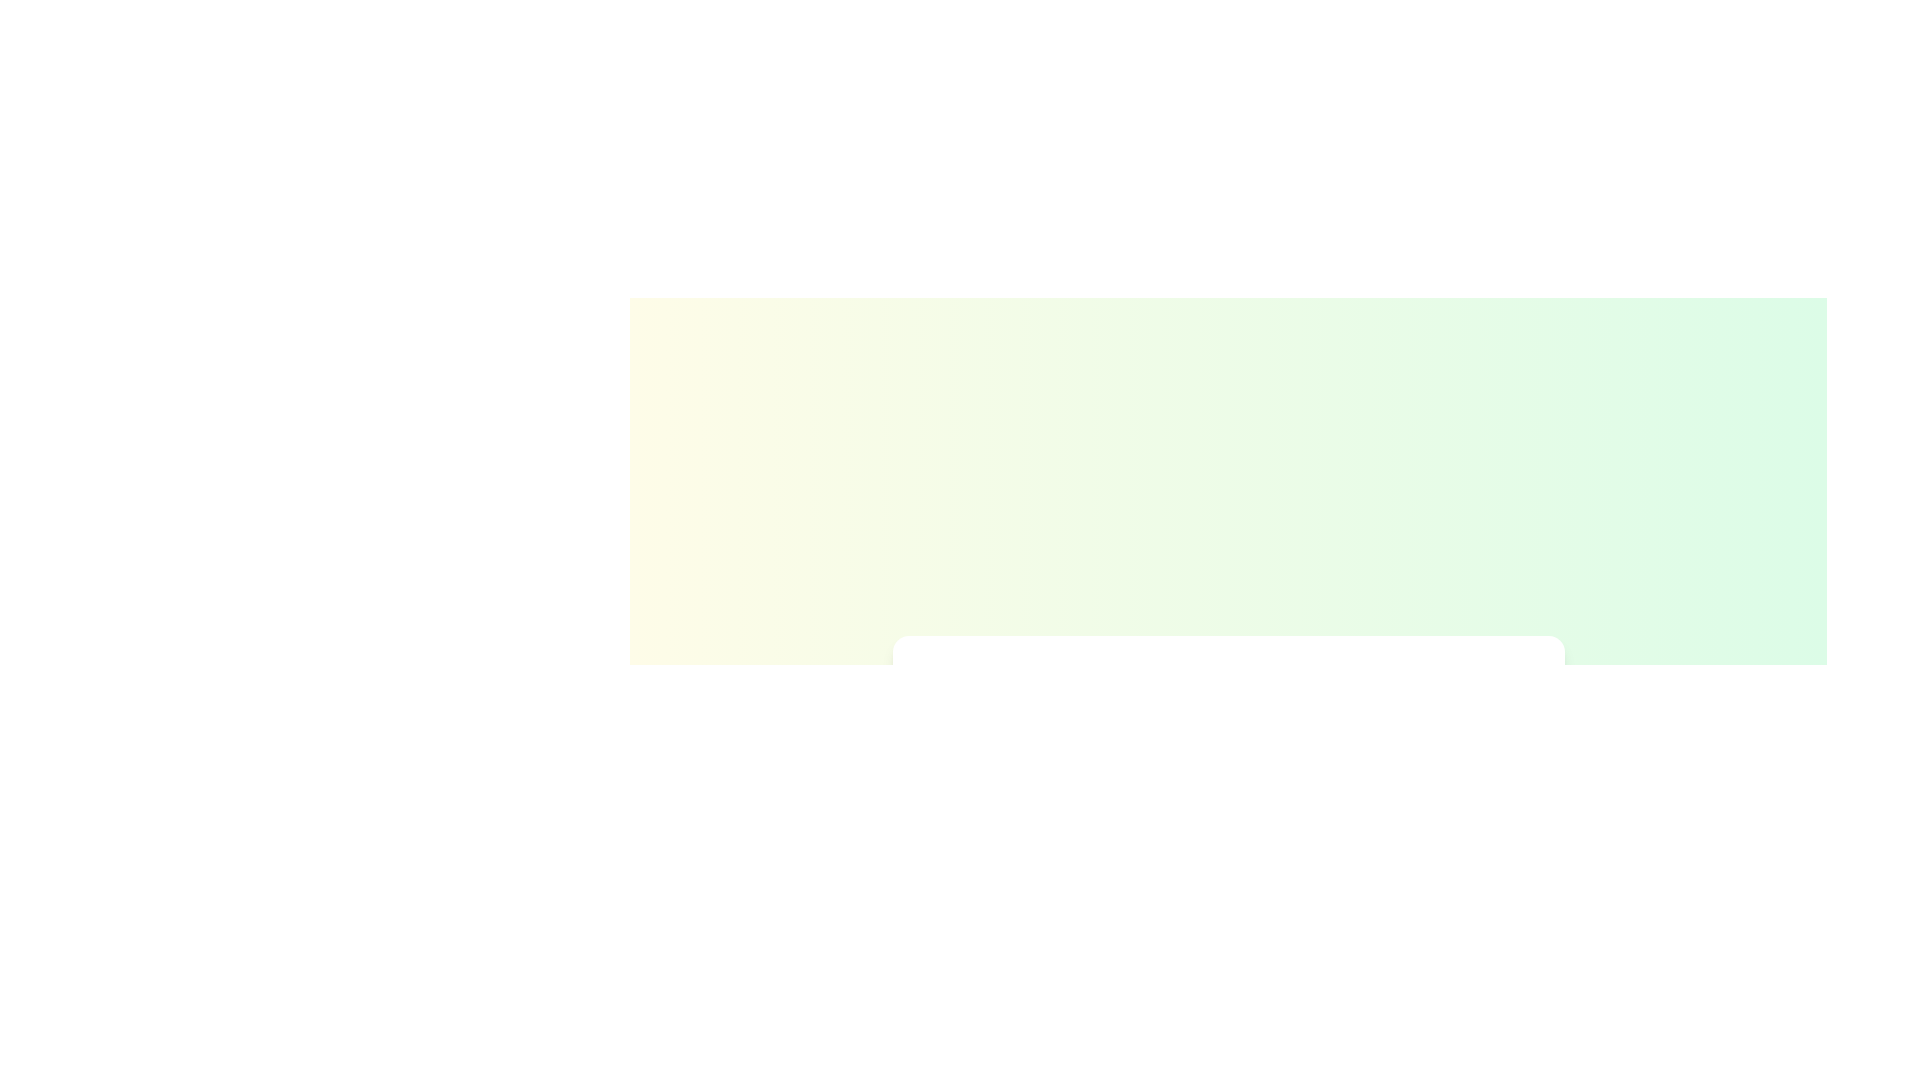 This screenshot has width=1920, height=1080. I want to click on the circular slider thumb labeled with the value '4', positioned at 75% of the slider's width, so click(1383, 763).